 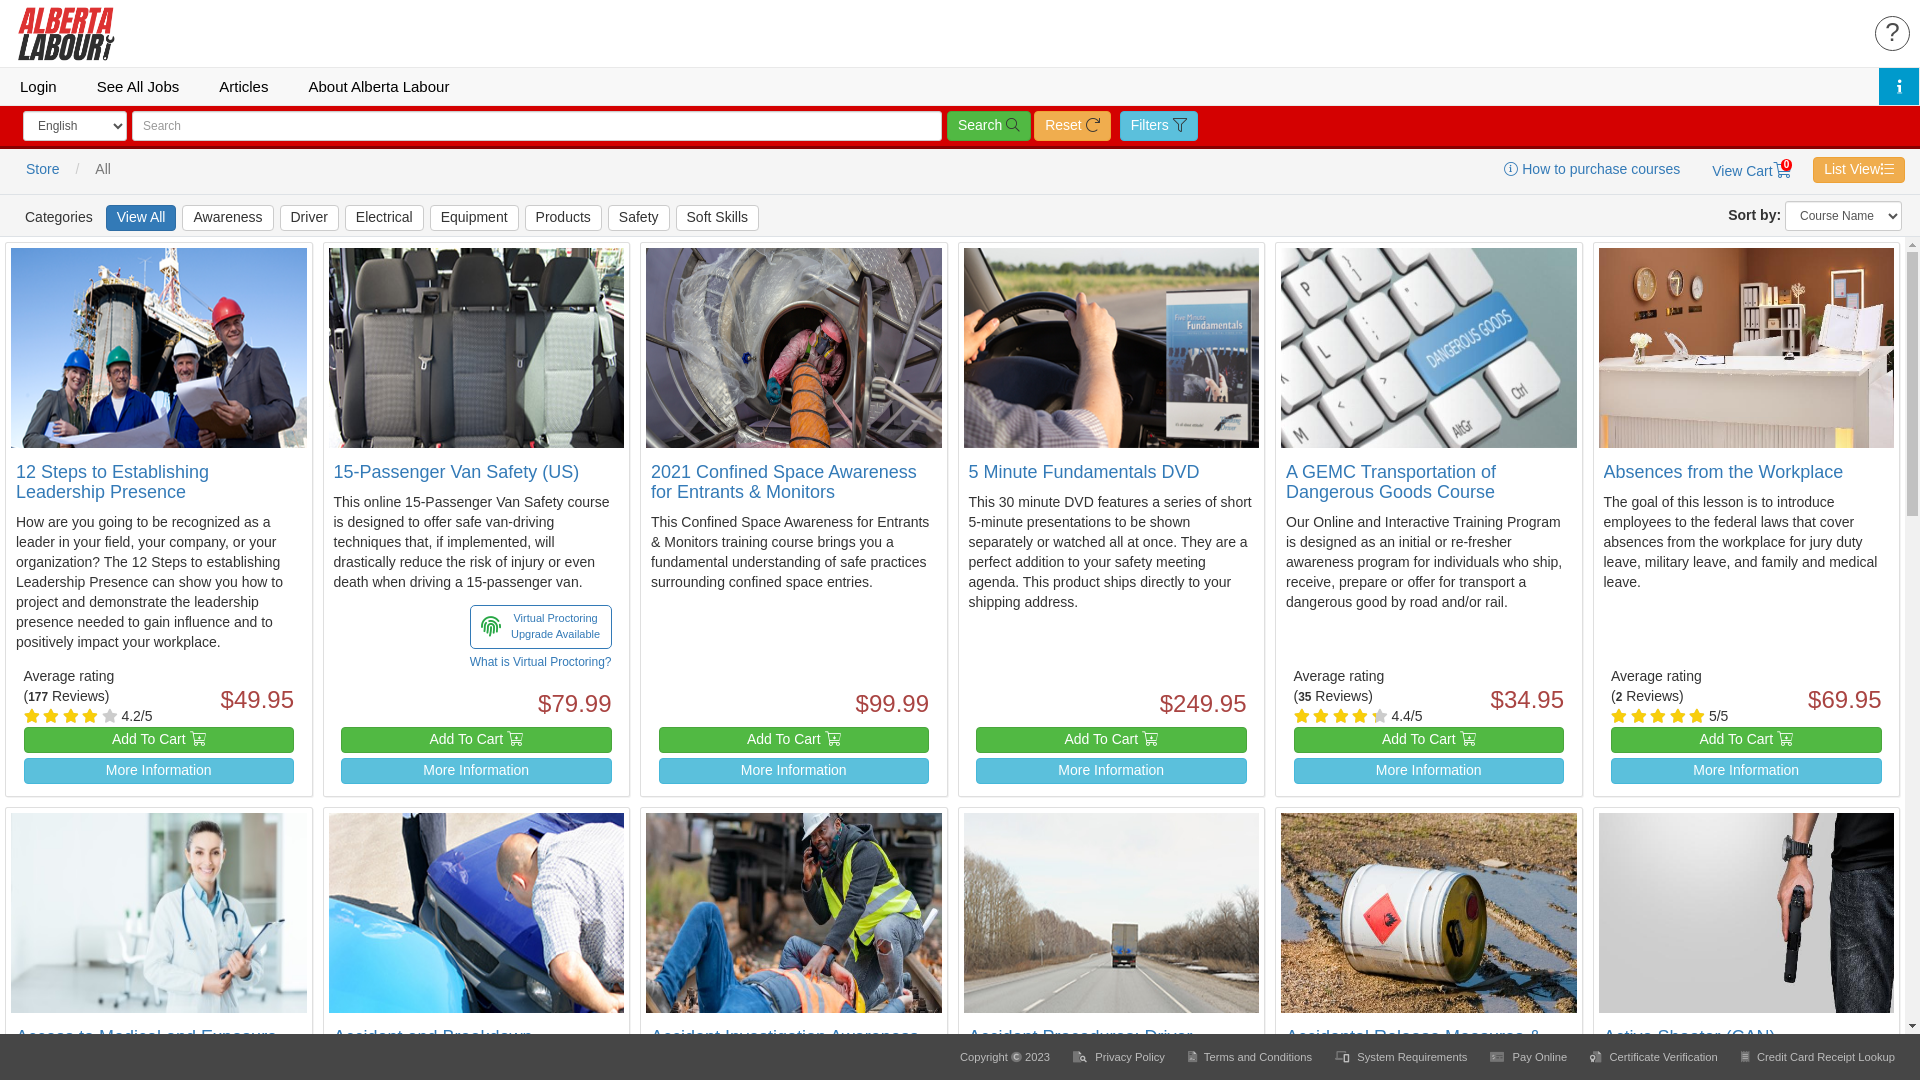 I want to click on '2021 Confined Space Awareness for Entrants & Monitors', so click(x=651, y=482).